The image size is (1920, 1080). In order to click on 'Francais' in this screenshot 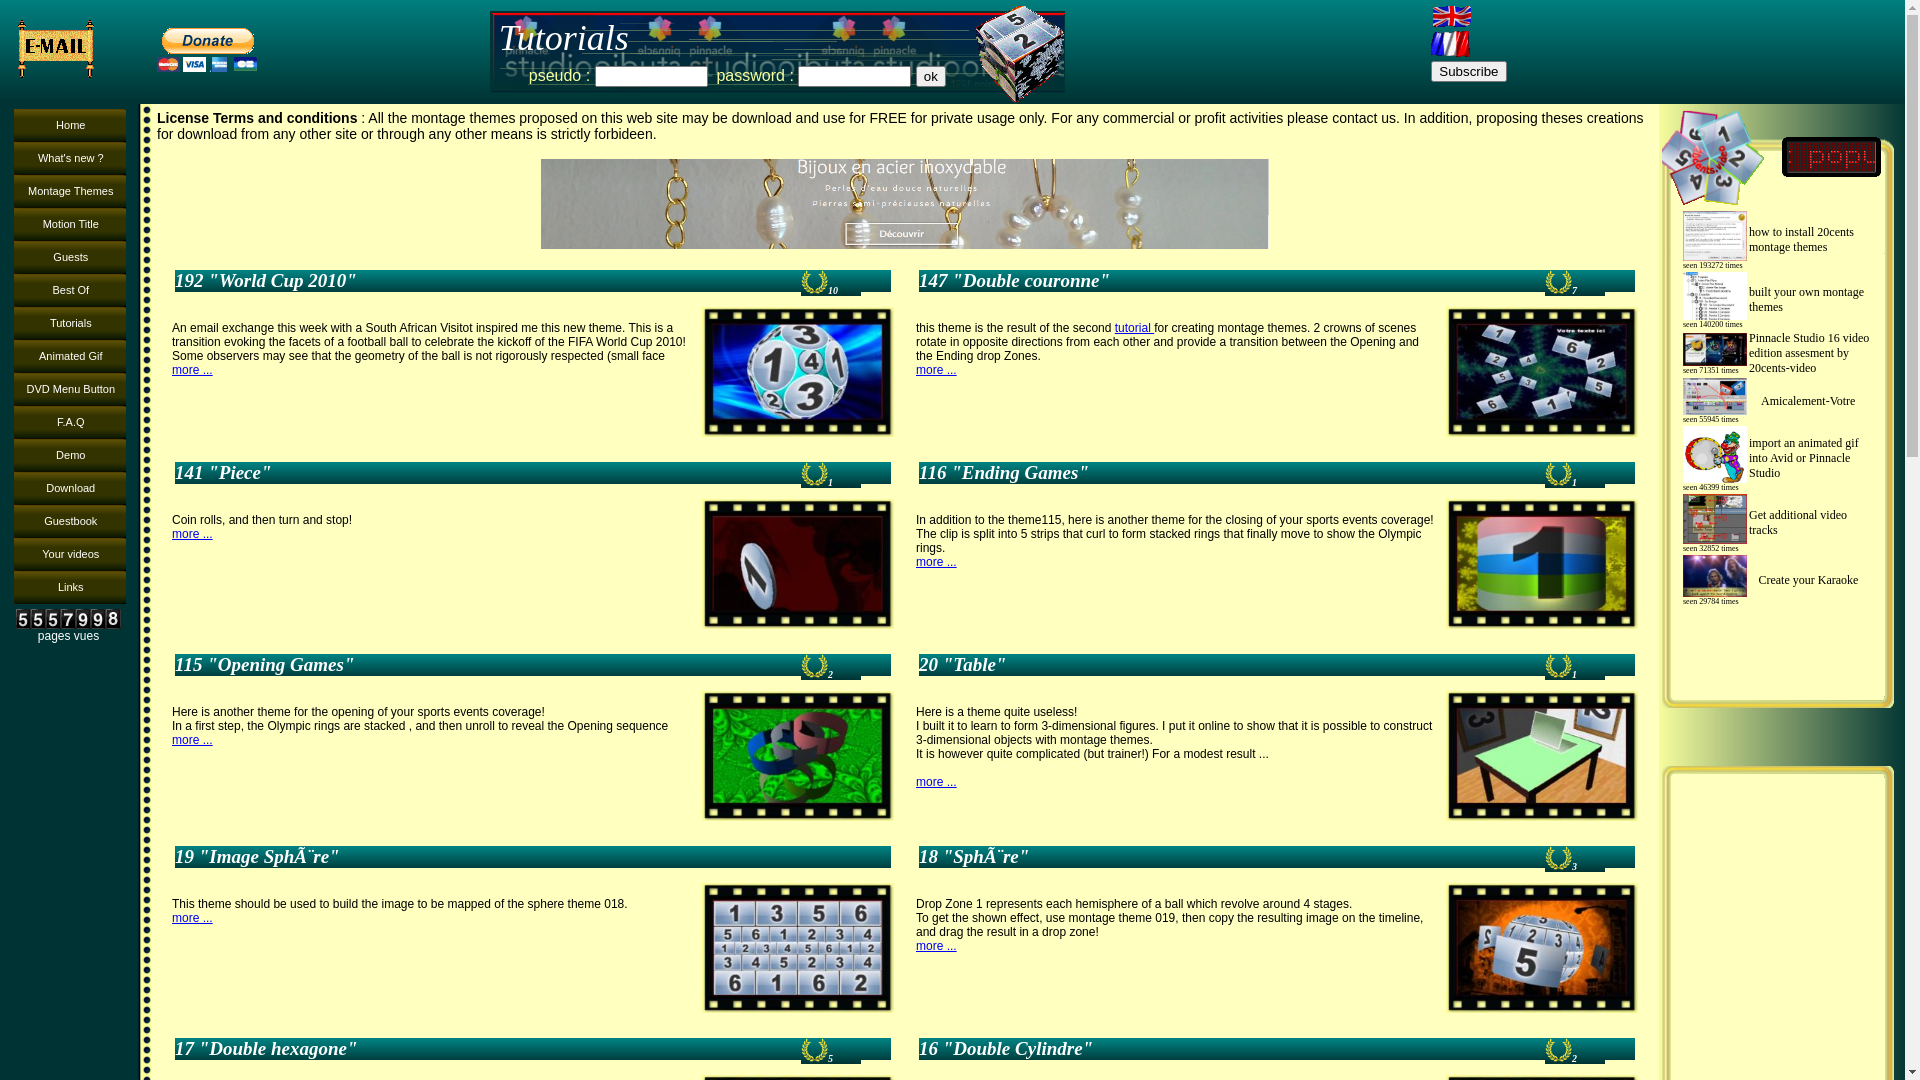, I will do `click(1450, 43)`.